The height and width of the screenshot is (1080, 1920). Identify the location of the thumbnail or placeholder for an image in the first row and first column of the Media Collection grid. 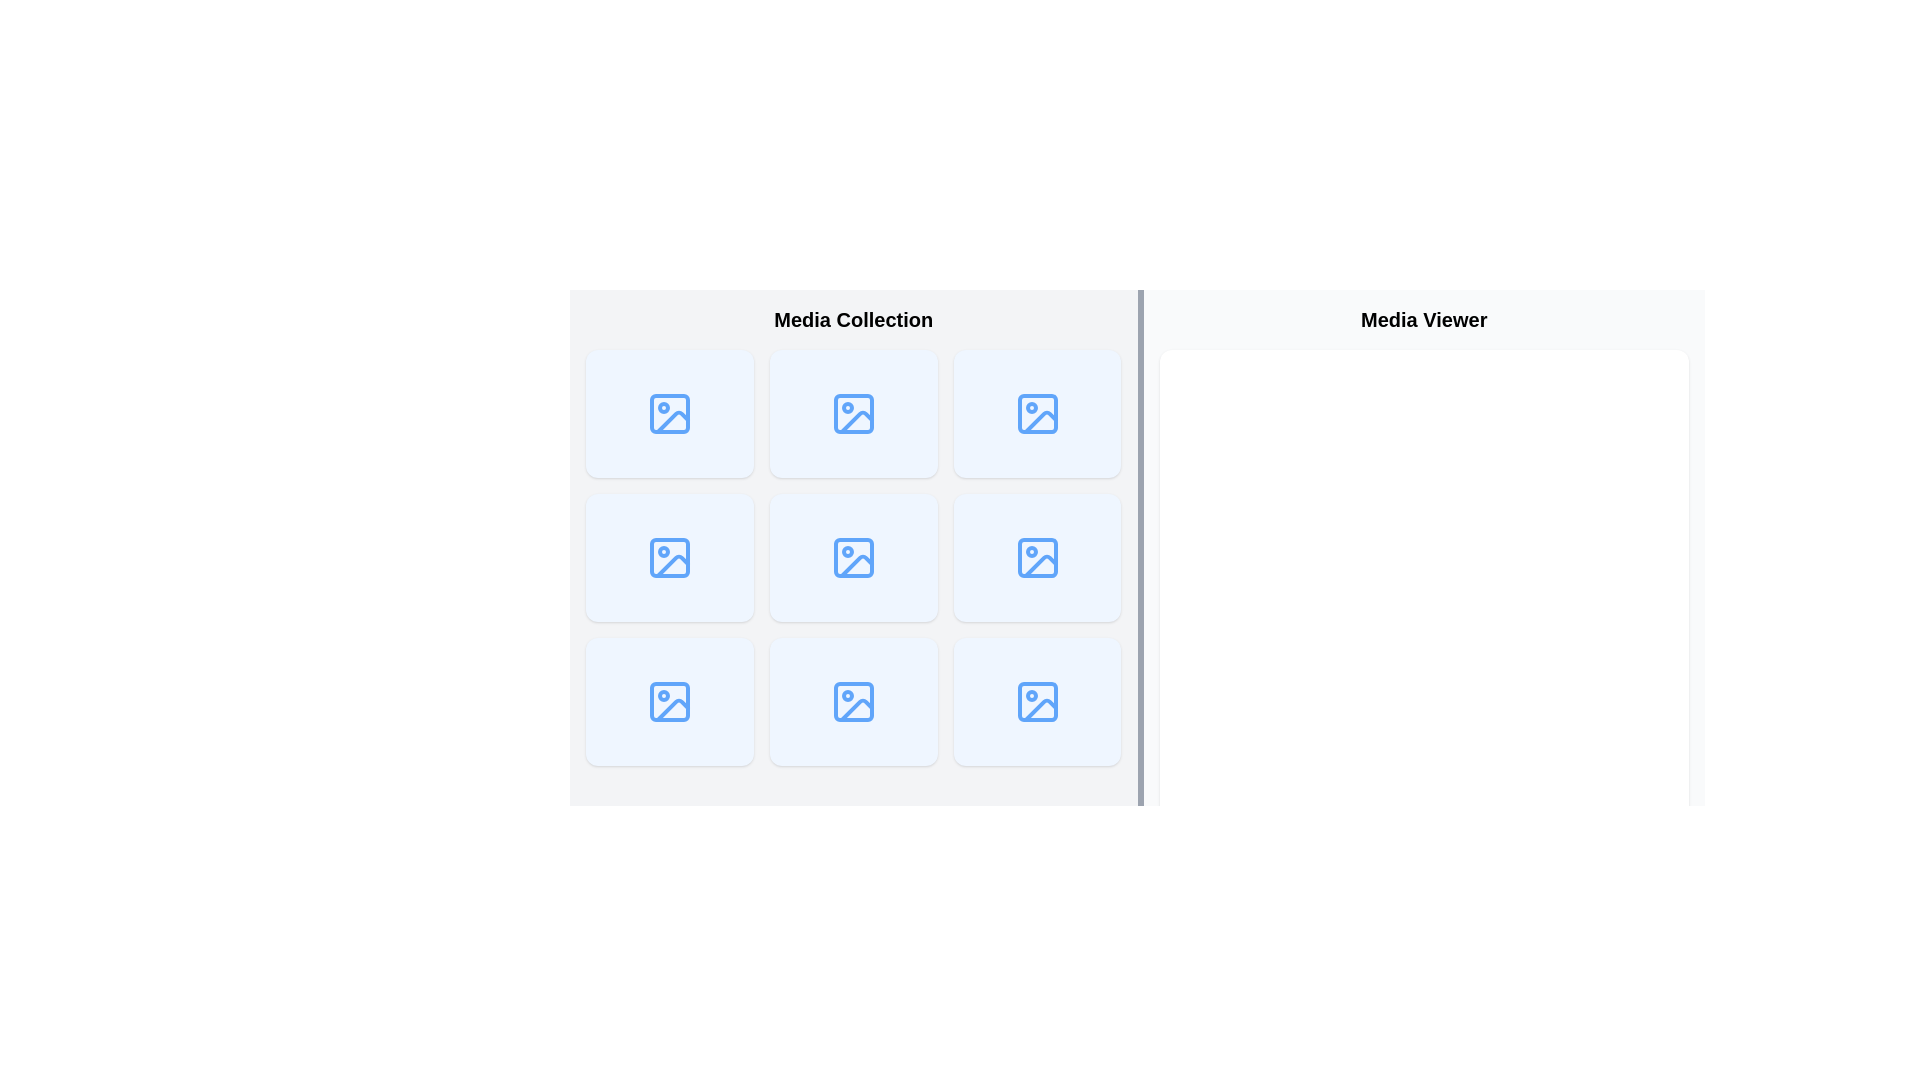
(669, 412).